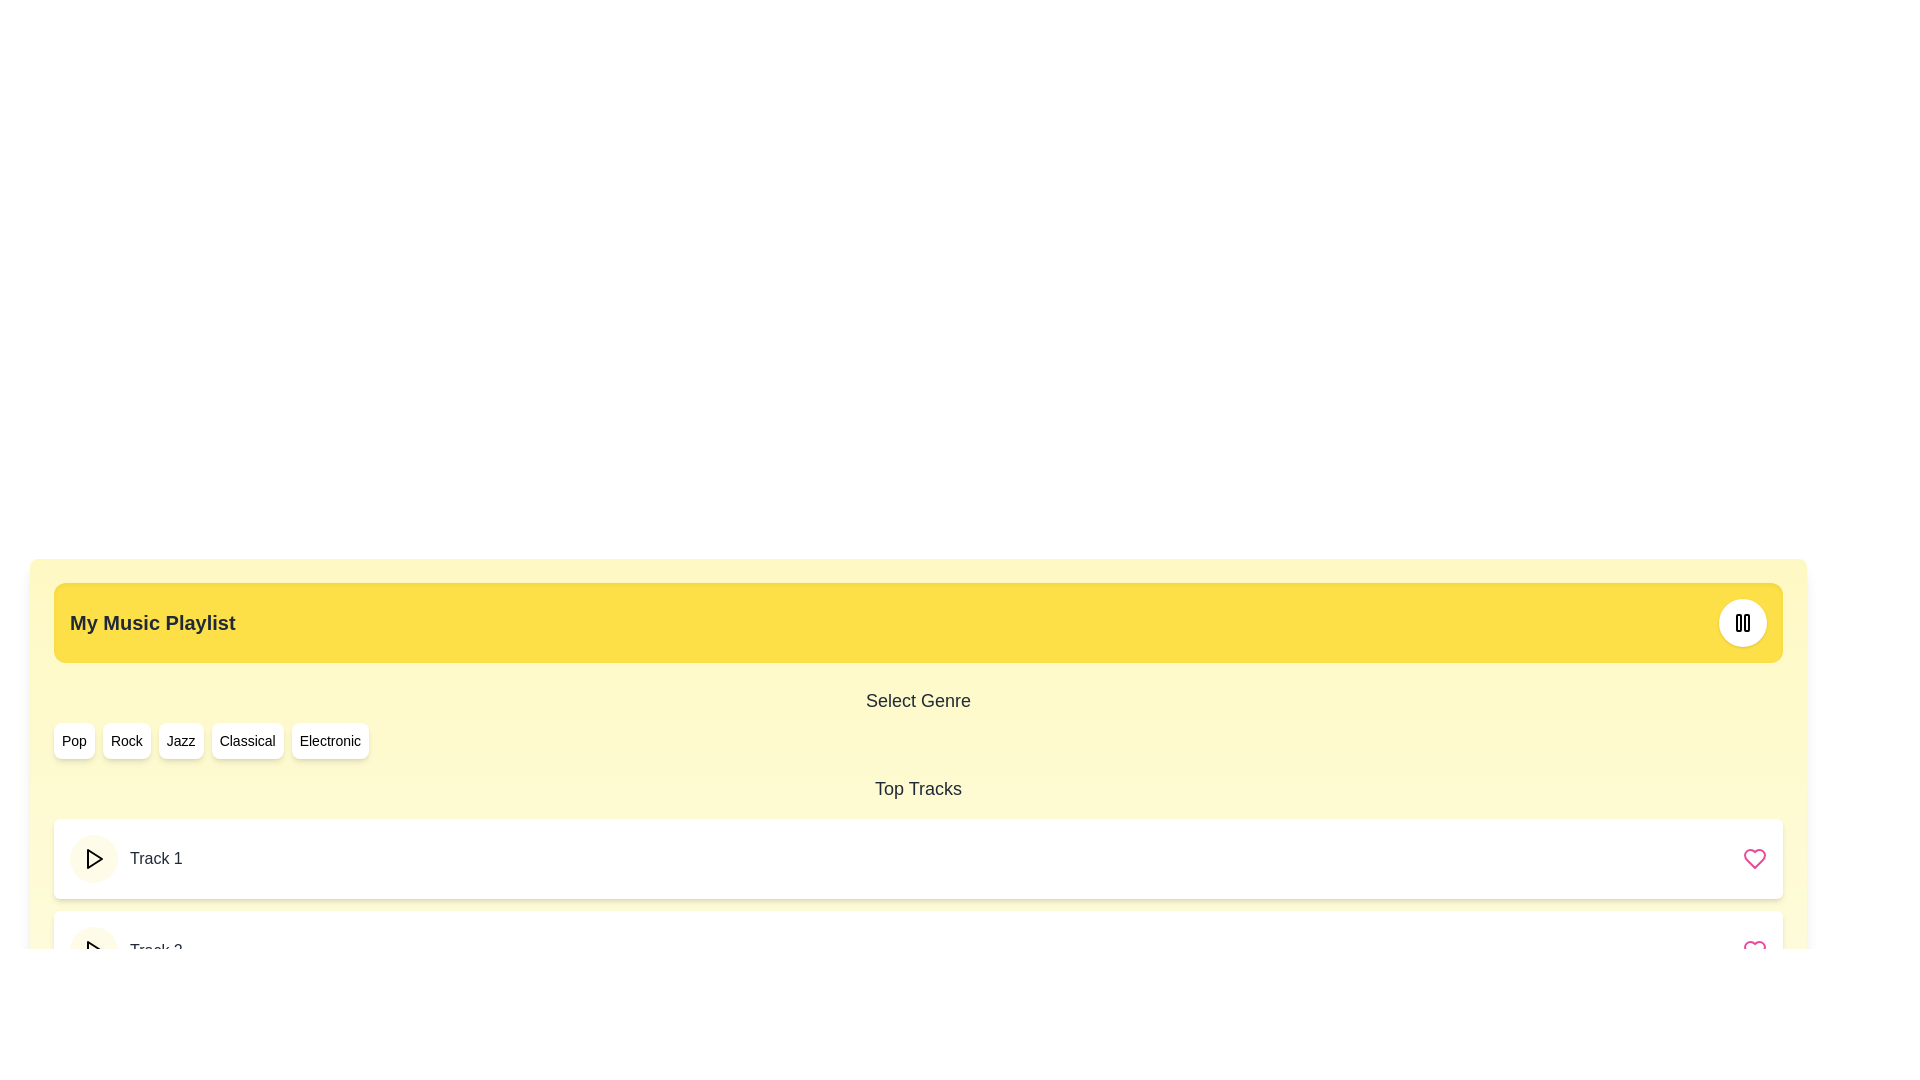  I want to click on the 'Play' icon represented by a triangle within a yellow circular background located in the 'Track 1' card, so click(94, 858).